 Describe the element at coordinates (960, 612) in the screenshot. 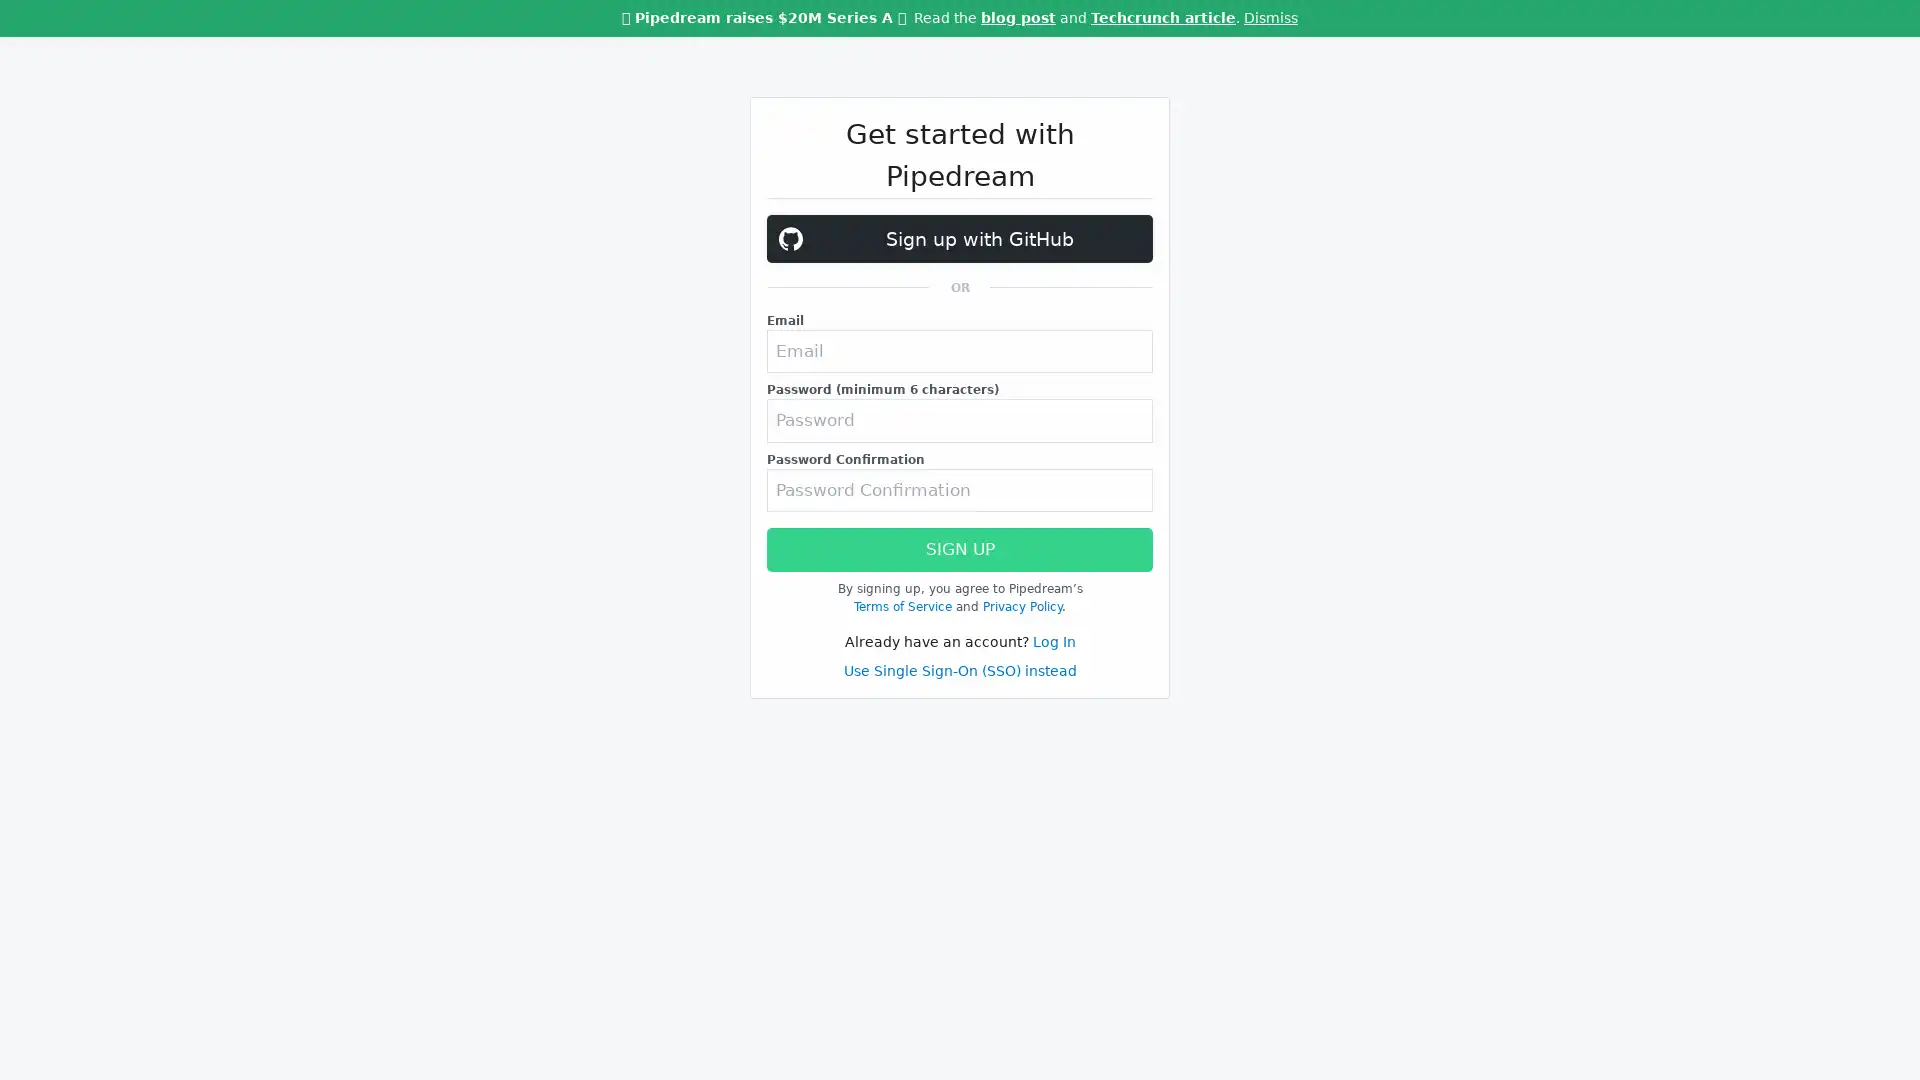

I see `SIGN UP` at that location.